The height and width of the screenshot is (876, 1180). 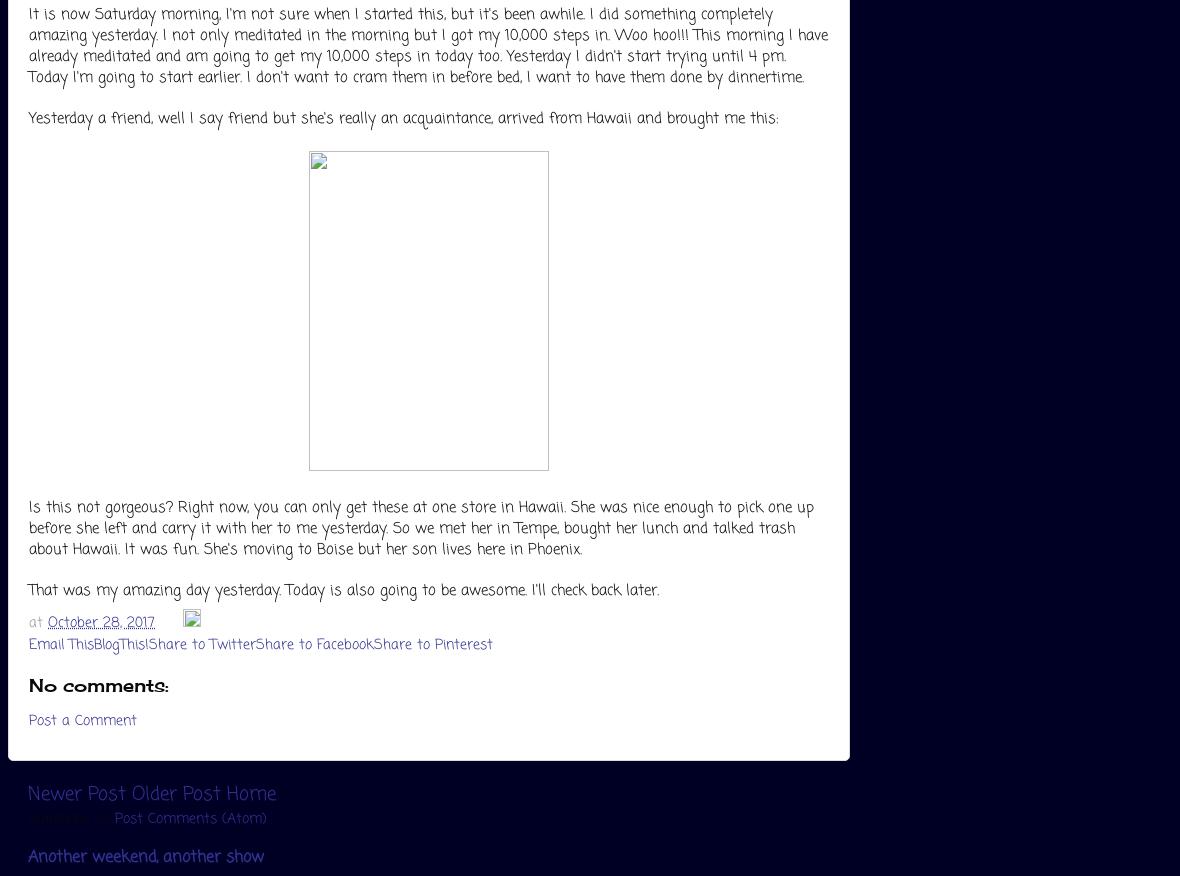 I want to click on 'Home', so click(x=227, y=793).